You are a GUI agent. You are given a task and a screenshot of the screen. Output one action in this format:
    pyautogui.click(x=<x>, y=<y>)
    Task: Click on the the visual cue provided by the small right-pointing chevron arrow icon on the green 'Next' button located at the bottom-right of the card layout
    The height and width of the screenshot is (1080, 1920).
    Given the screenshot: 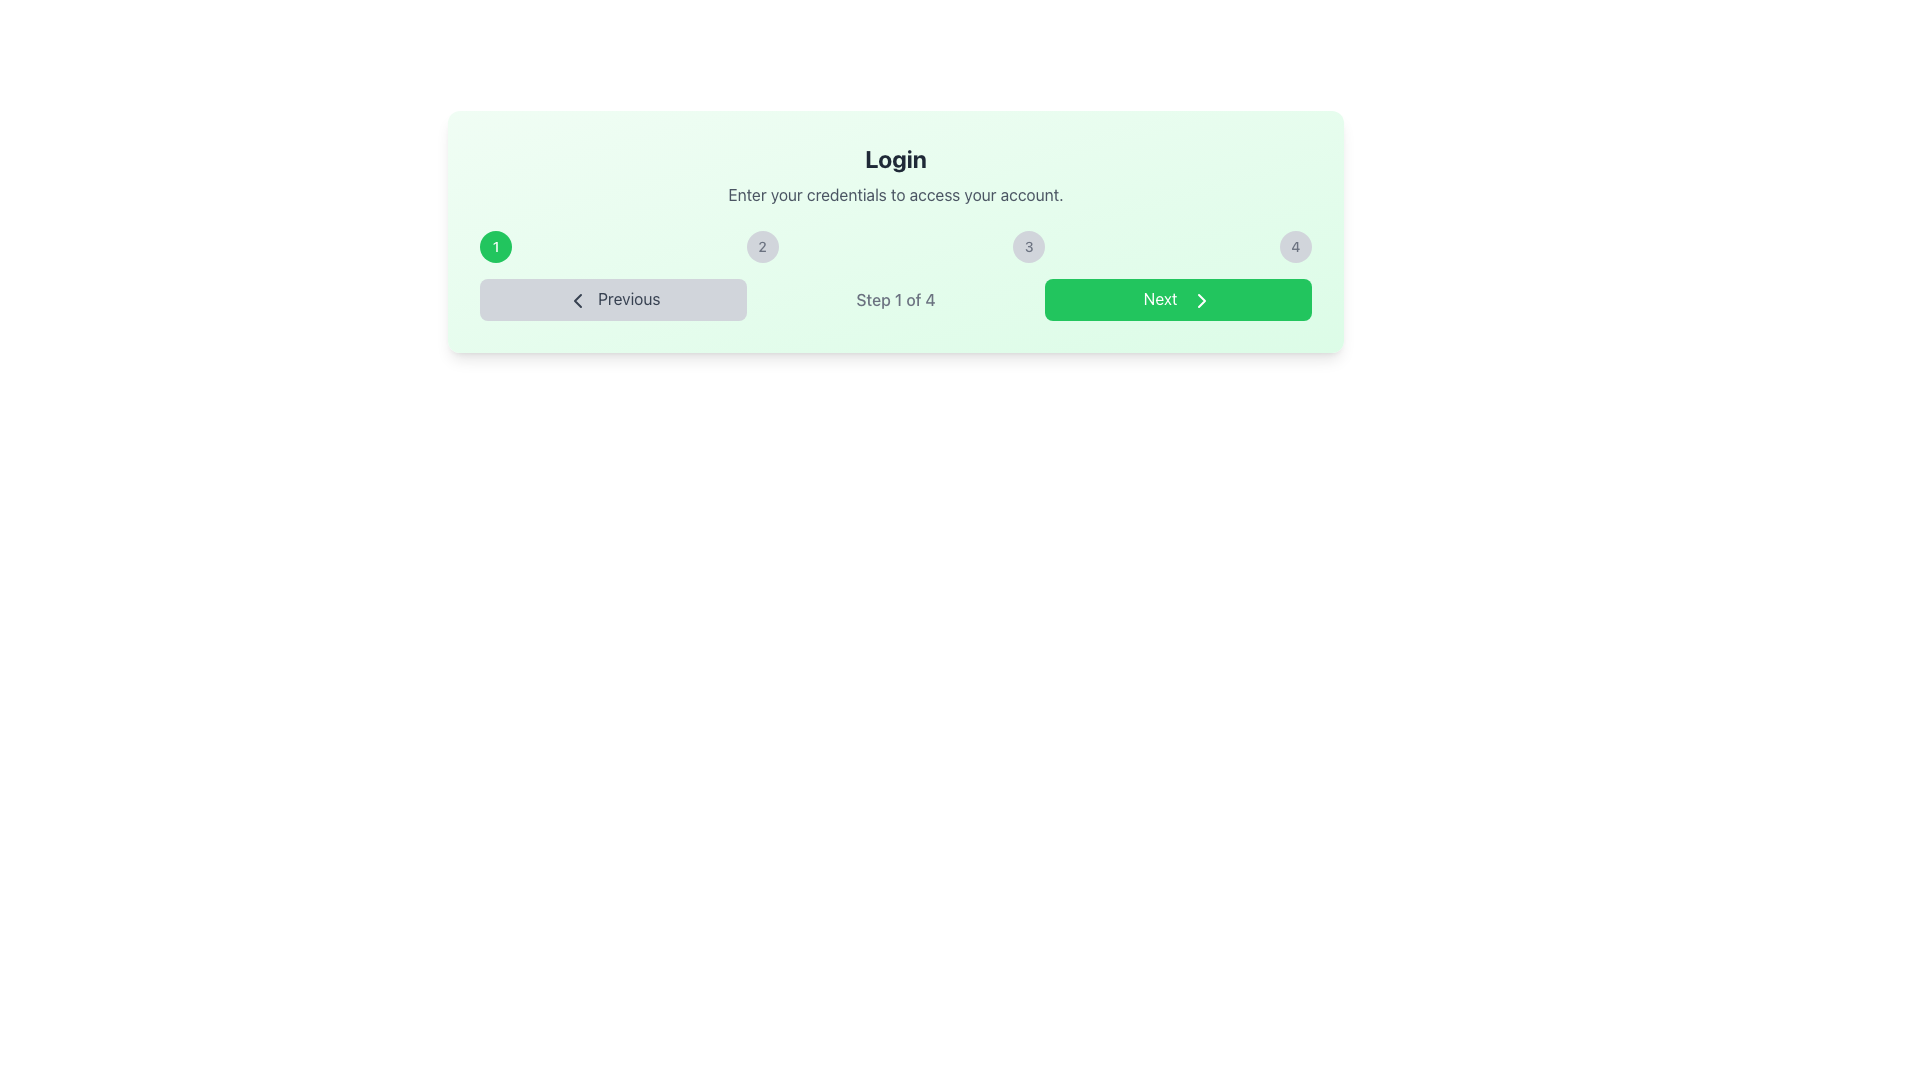 What is the action you would take?
    pyautogui.click(x=1200, y=300)
    